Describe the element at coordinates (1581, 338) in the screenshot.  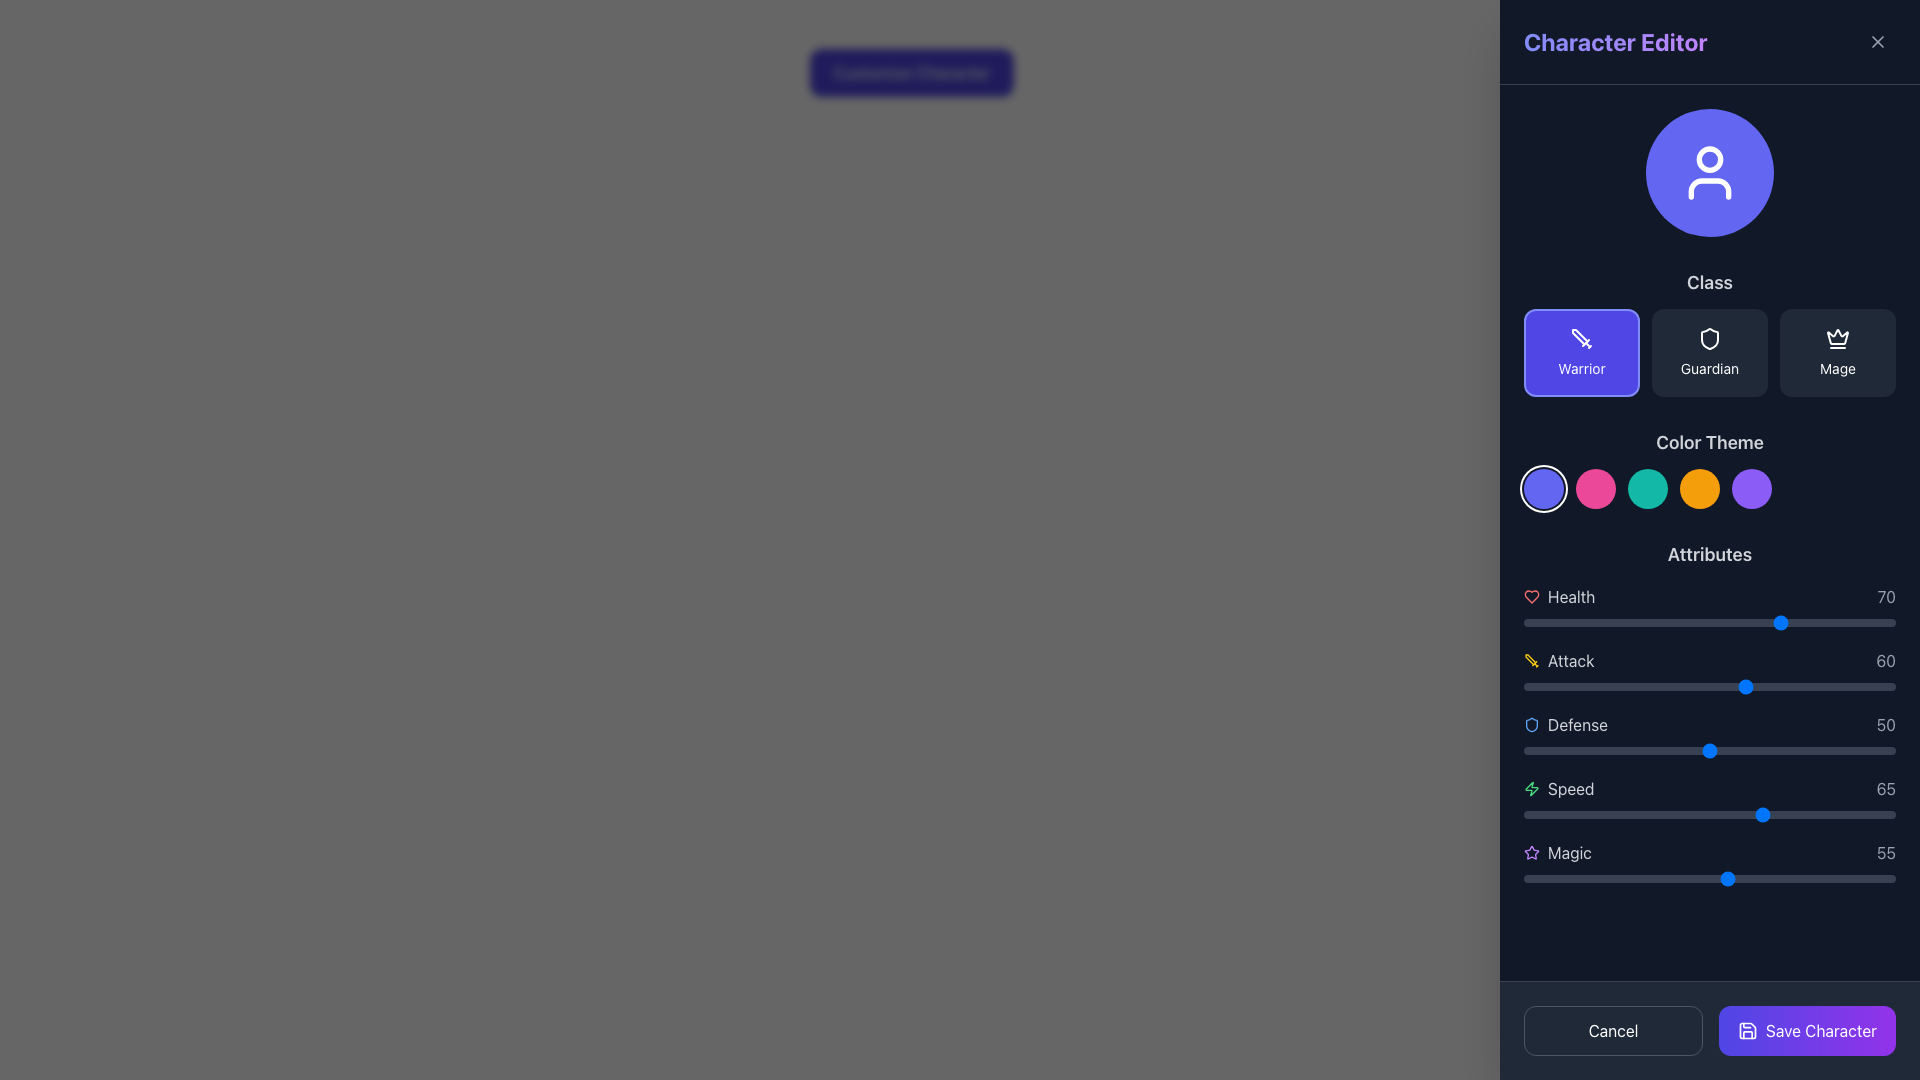
I see `the 'Warrior' class icon located inside the 'Warrior' button in the 'Character Editor' section on the right side of the interface` at that location.